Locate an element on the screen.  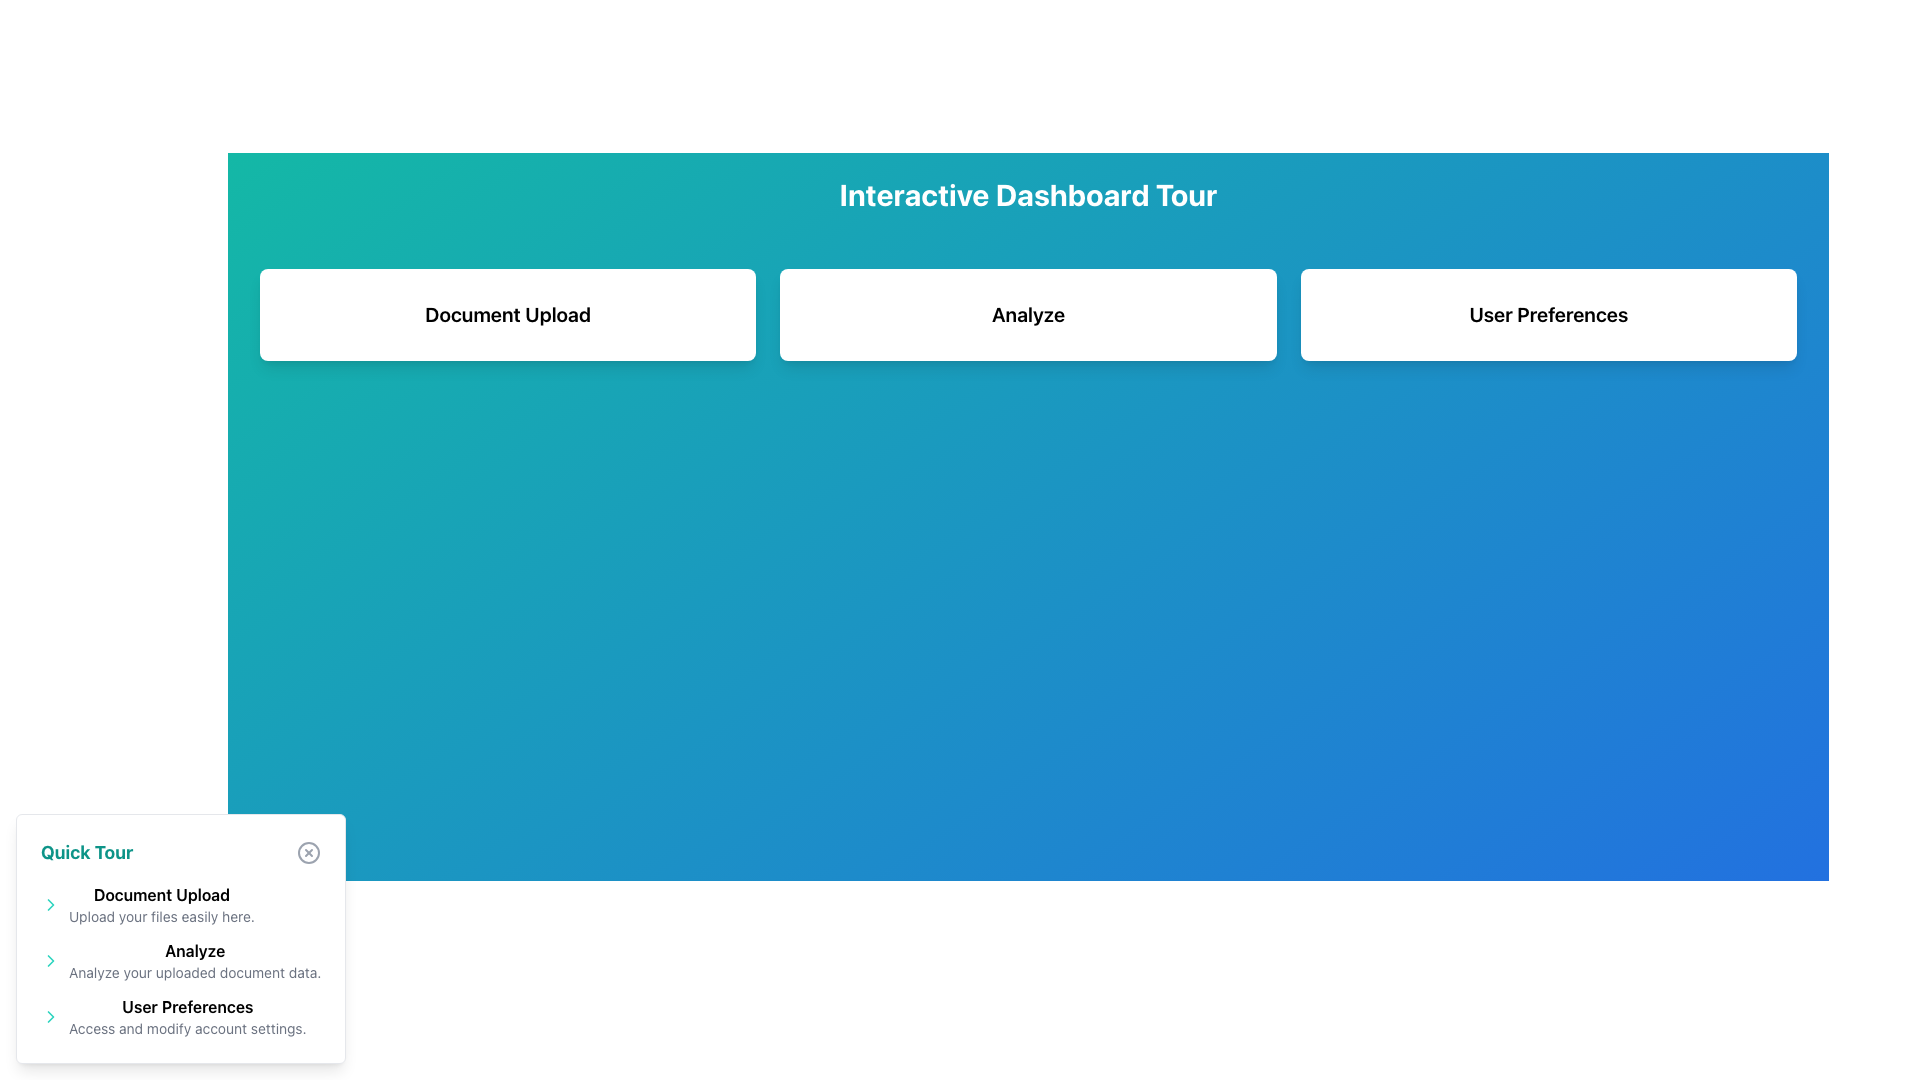
static text label that describes account settings, located below the 'User Preferences' heading in the pop-up menu panel is located at coordinates (187, 1029).